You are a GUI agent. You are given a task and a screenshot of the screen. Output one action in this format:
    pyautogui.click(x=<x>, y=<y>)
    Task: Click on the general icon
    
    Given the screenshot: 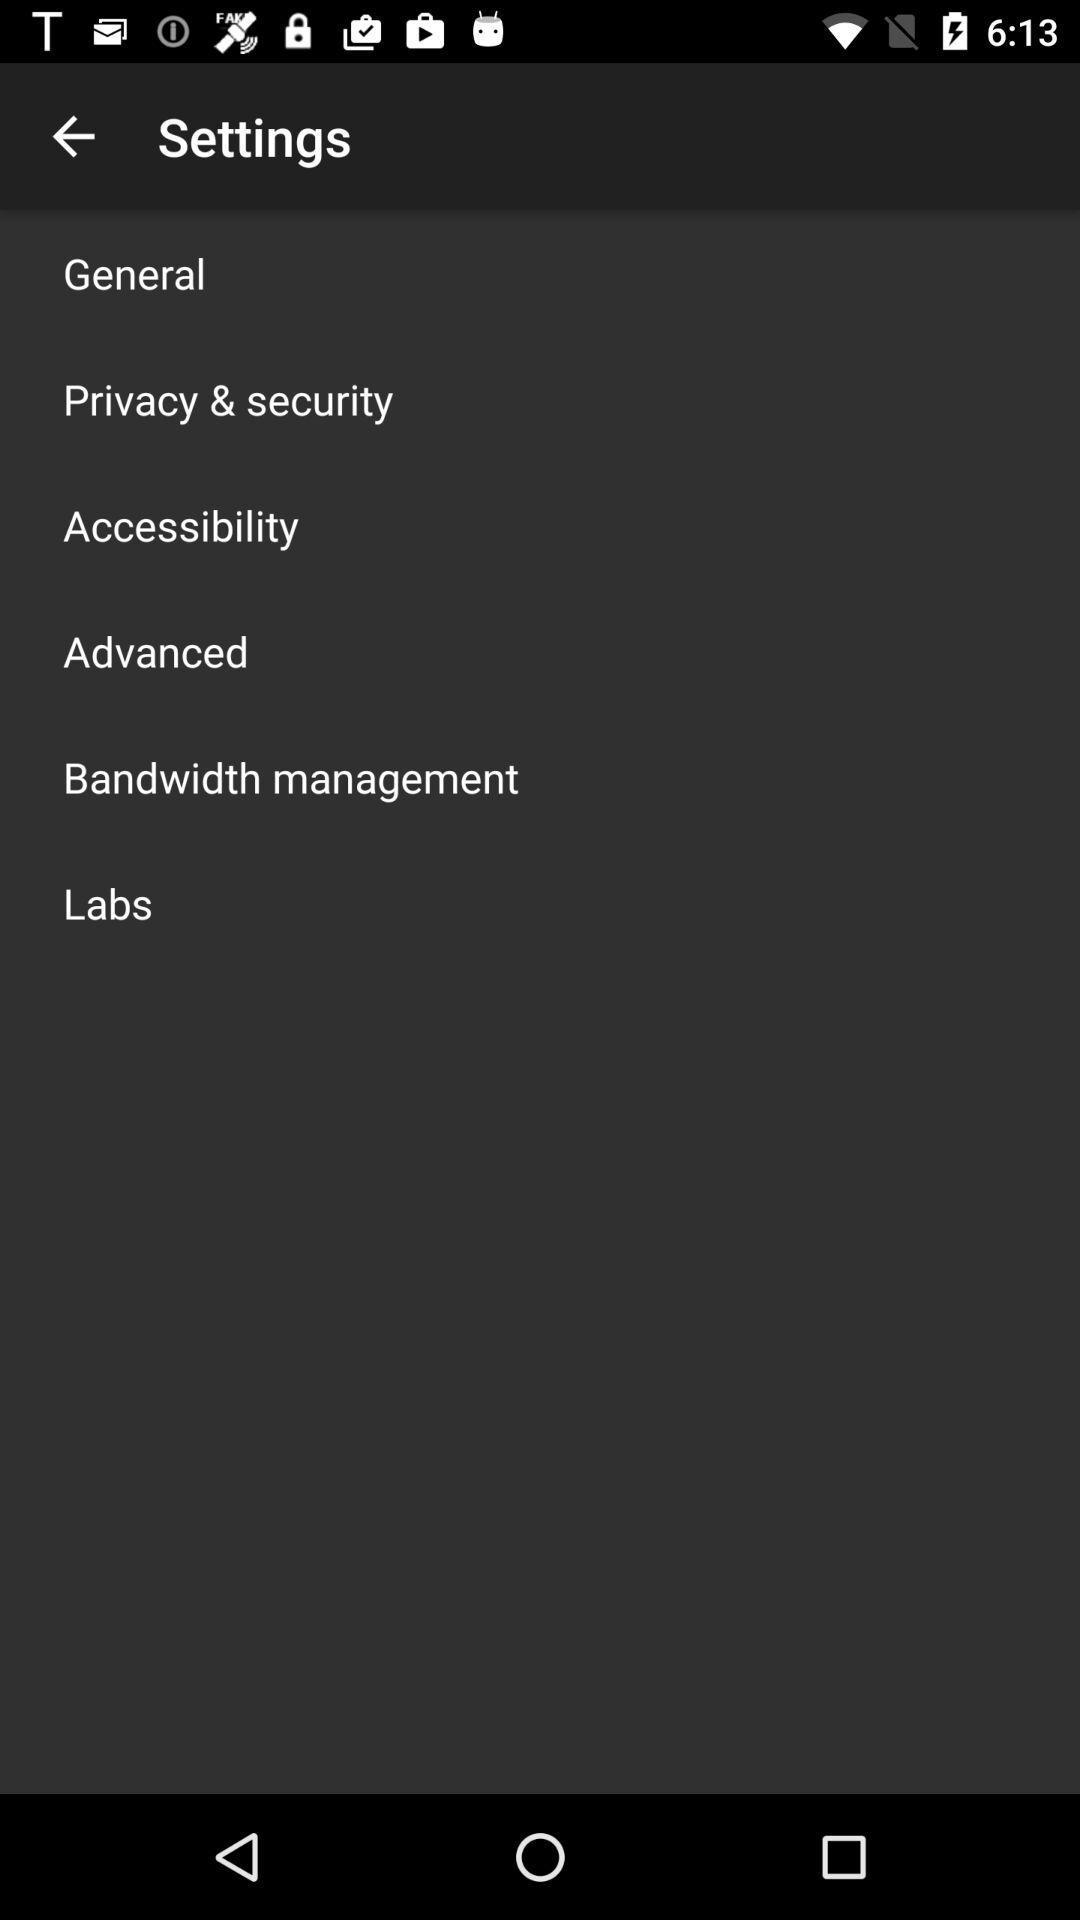 What is the action you would take?
    pyautogui.click(x=134, y=272)
    